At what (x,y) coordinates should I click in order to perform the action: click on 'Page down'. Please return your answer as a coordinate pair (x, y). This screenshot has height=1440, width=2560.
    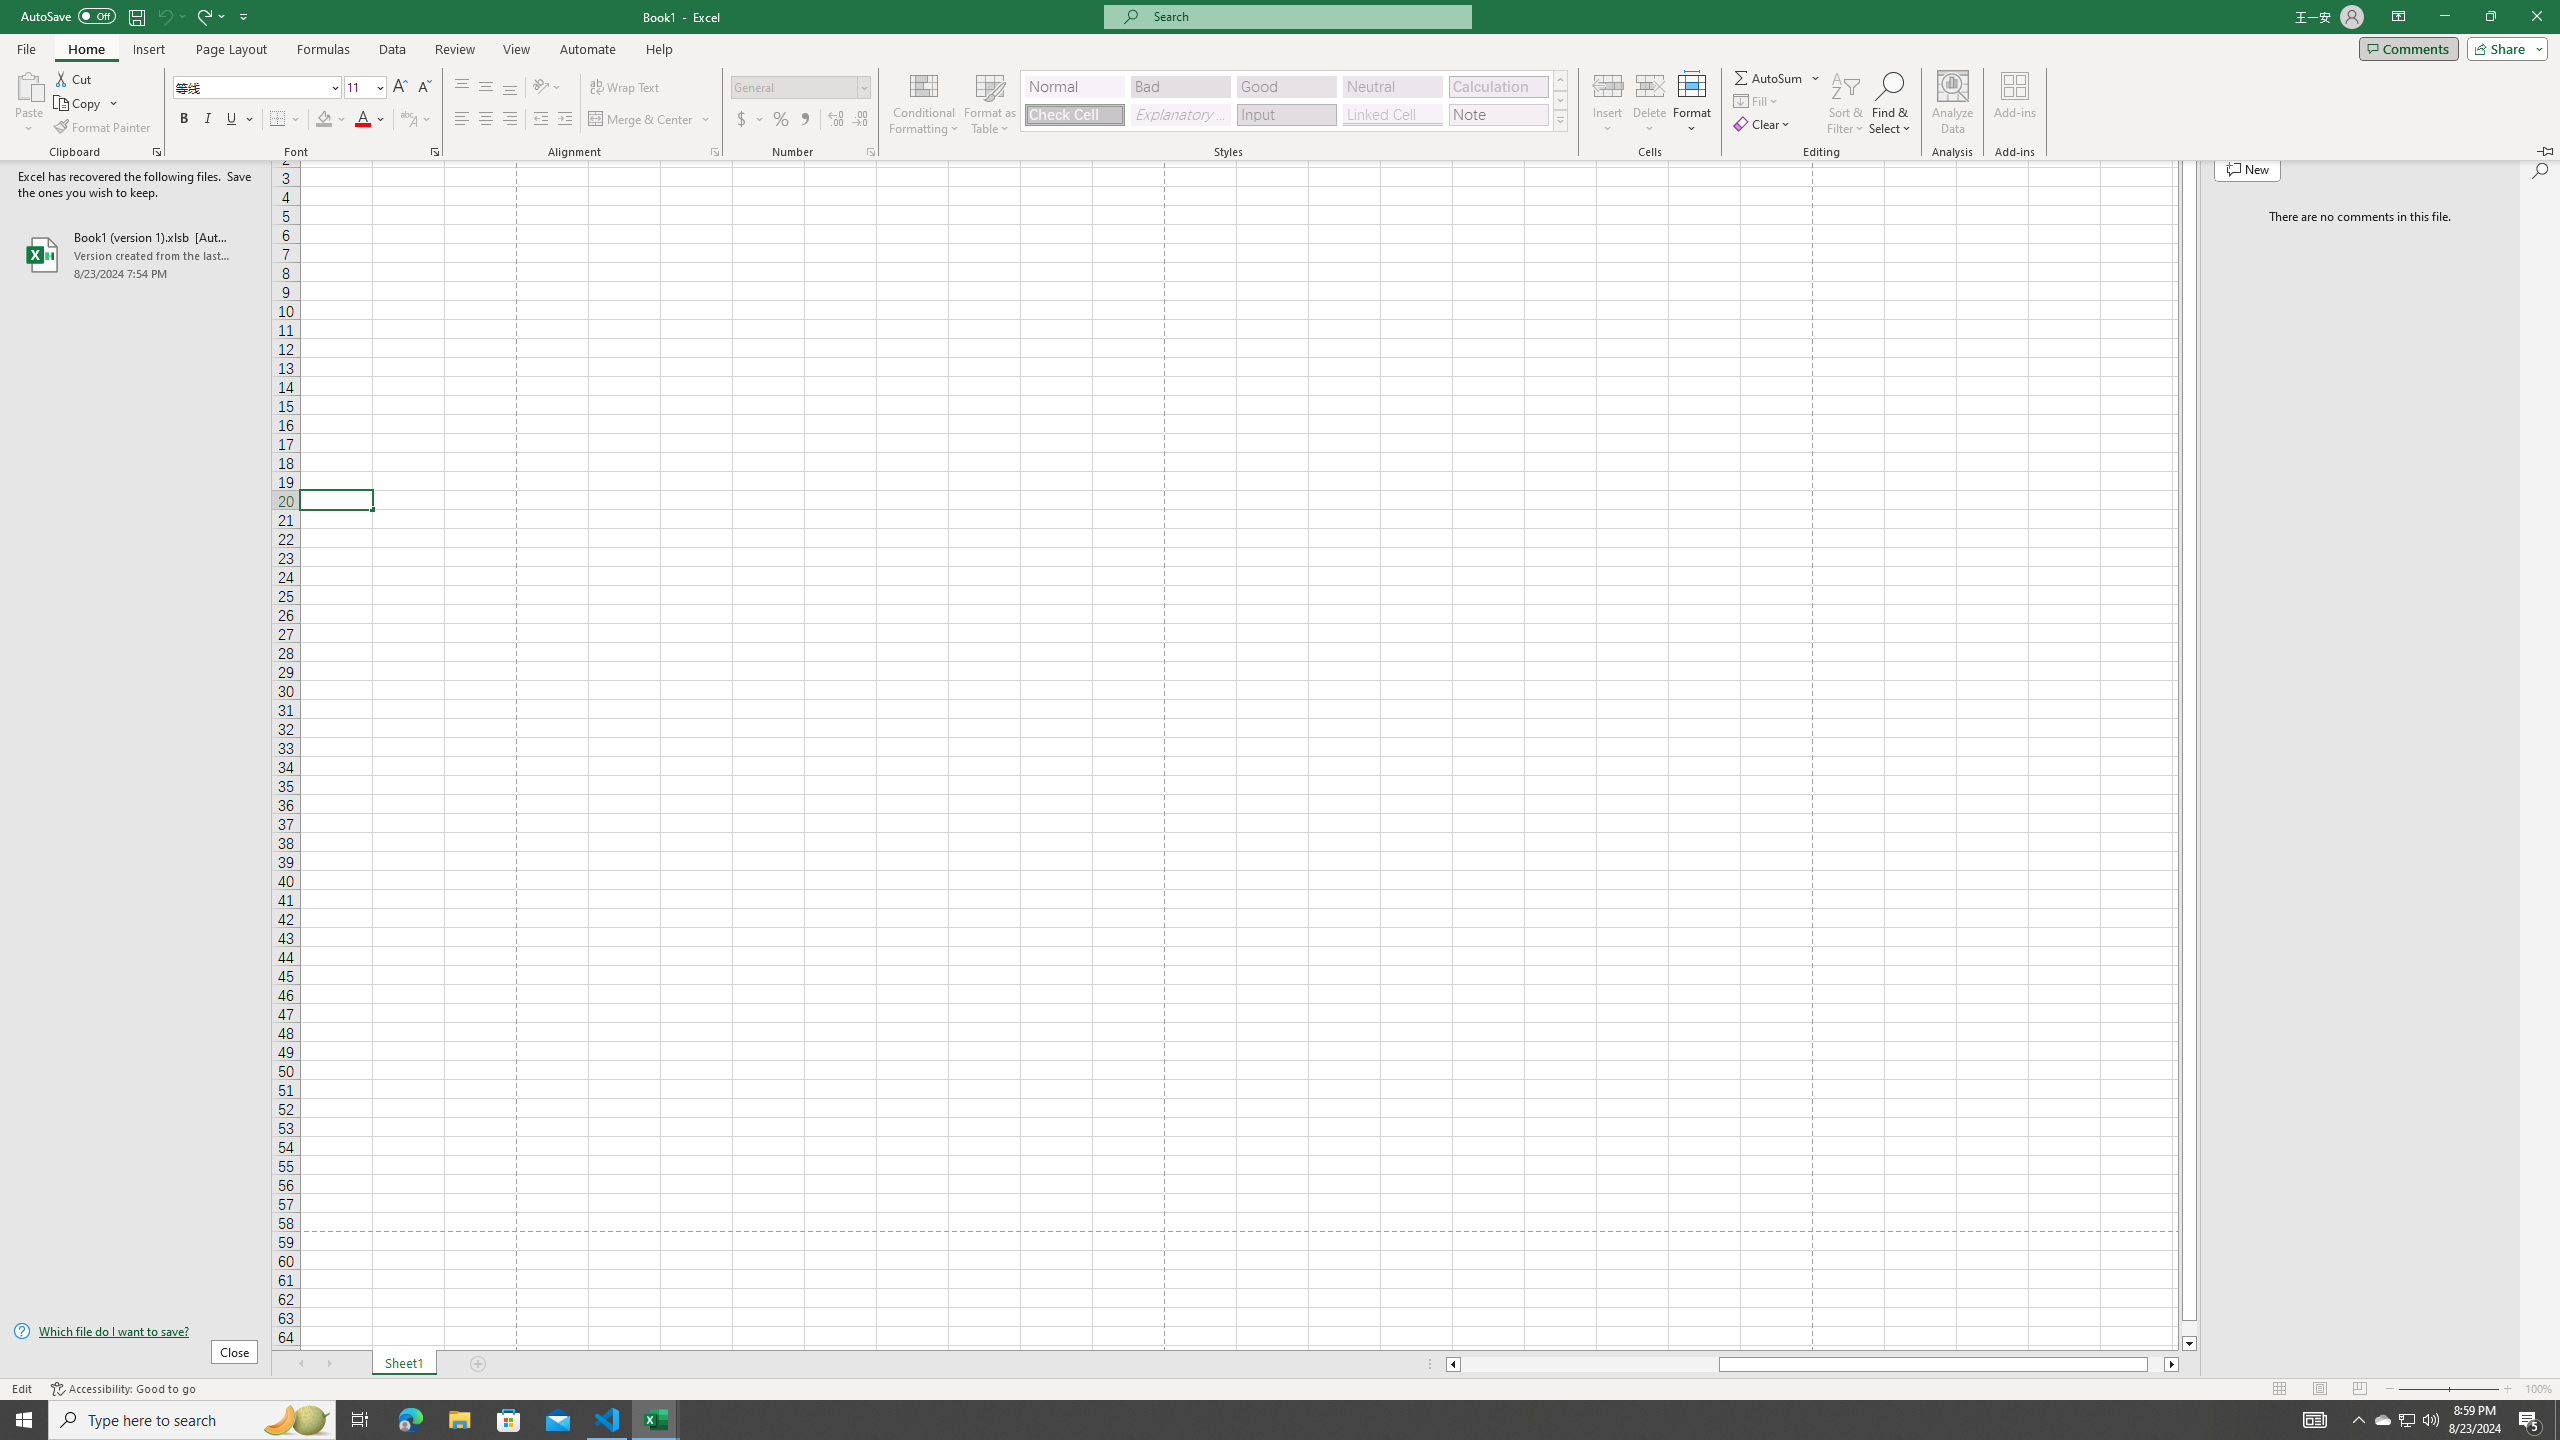
    Looking at the image, I should click on (2189, 1328).